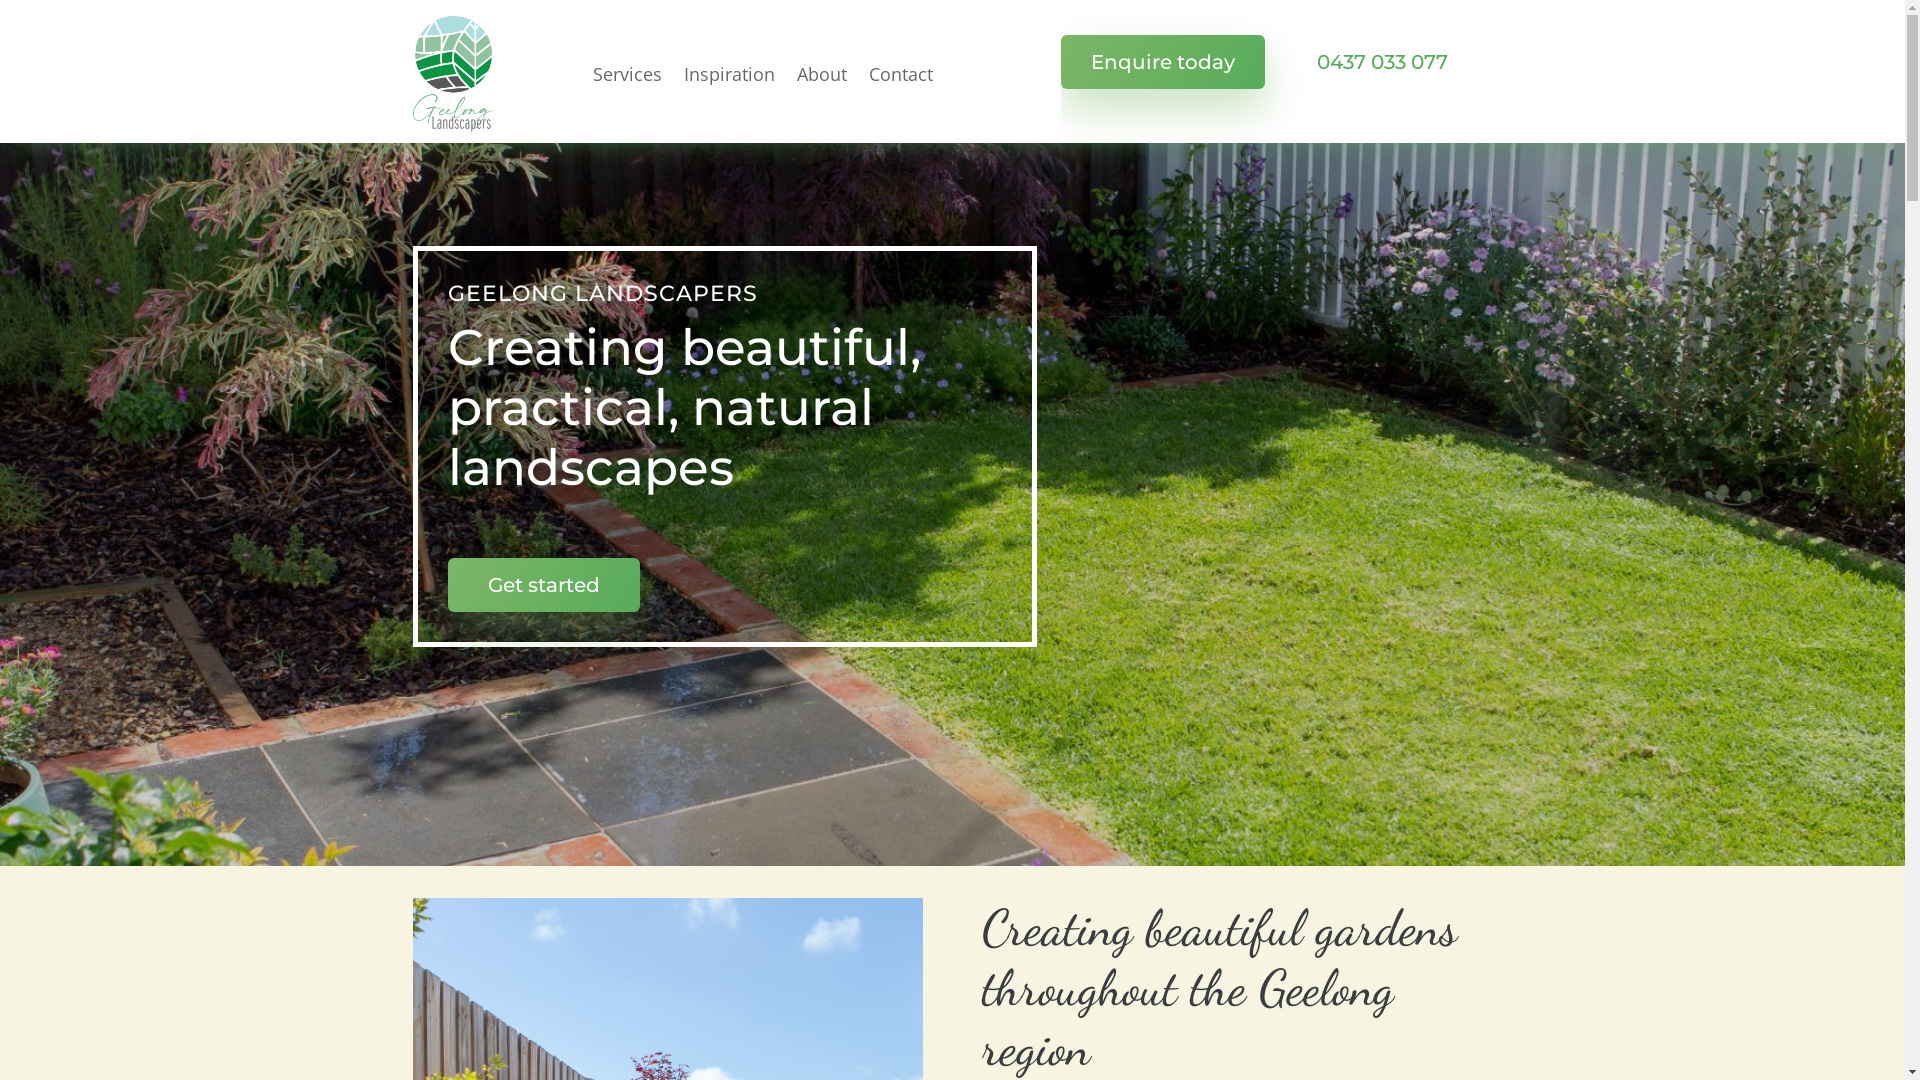 This screenshot has width=1920, height=1080. I want to click on 'Enquire today', so click(1059, 60).